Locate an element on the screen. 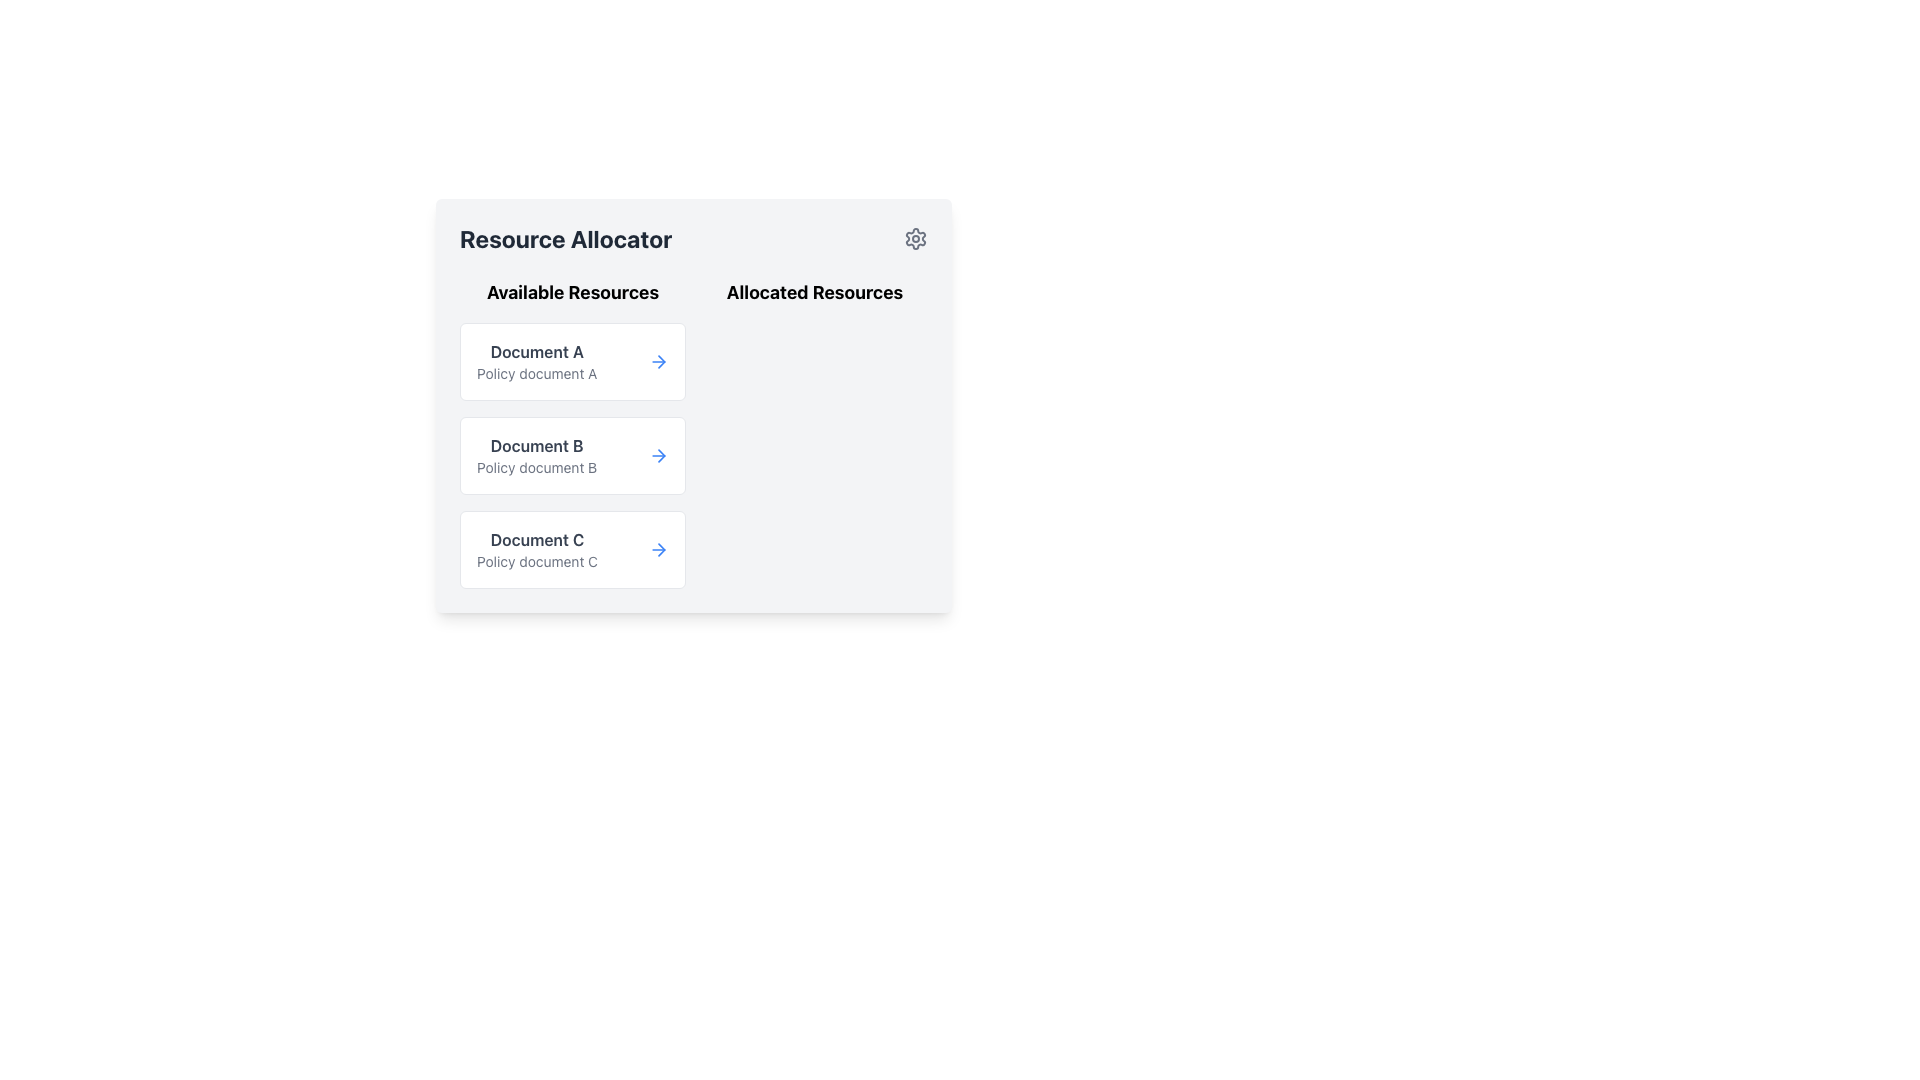 Image resolution: width=1920 pixels, height=1080 pixels. the second rightward arrow under 'Available Resources' is located at coordinates (662, 455).